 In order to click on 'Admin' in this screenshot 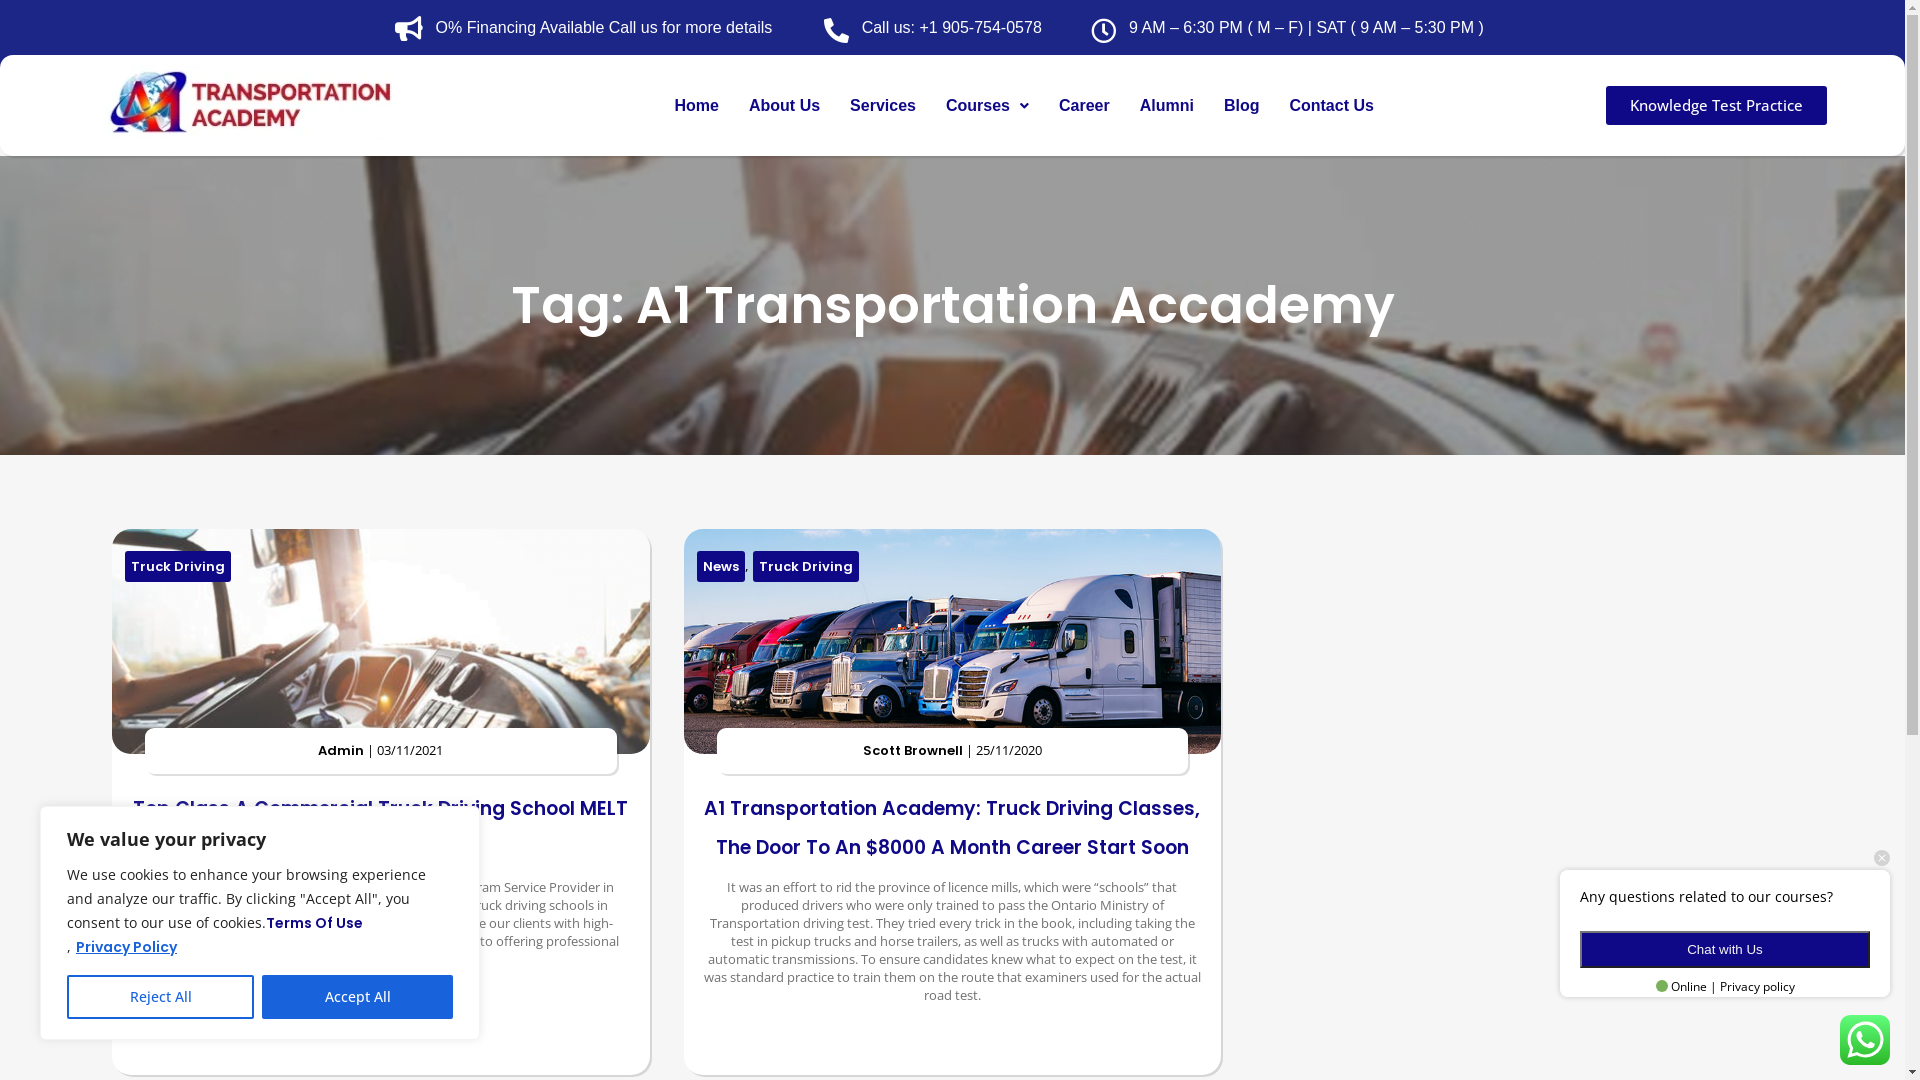, I will do `click(340, 750)`.